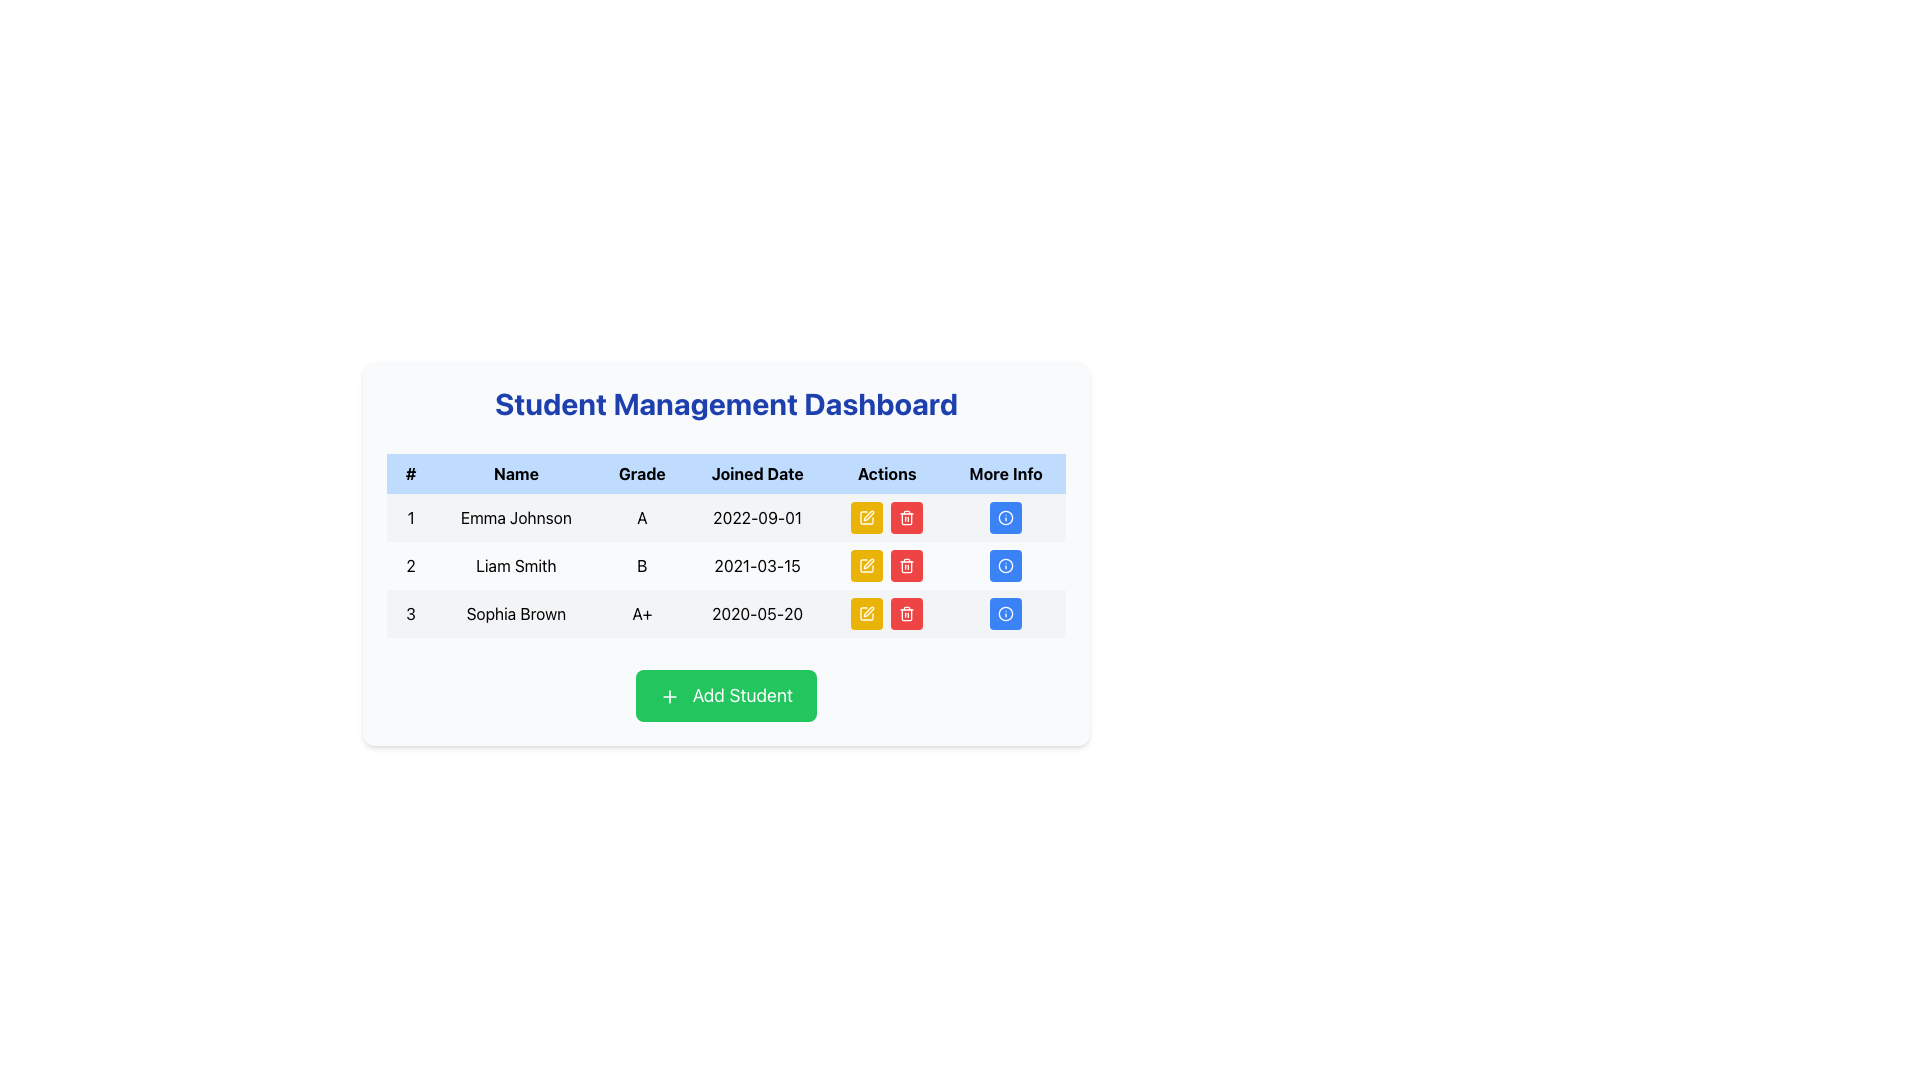  Describe the element at coordinates (1006, 566) in the screenshot. I see `the informational icon located` at that location.